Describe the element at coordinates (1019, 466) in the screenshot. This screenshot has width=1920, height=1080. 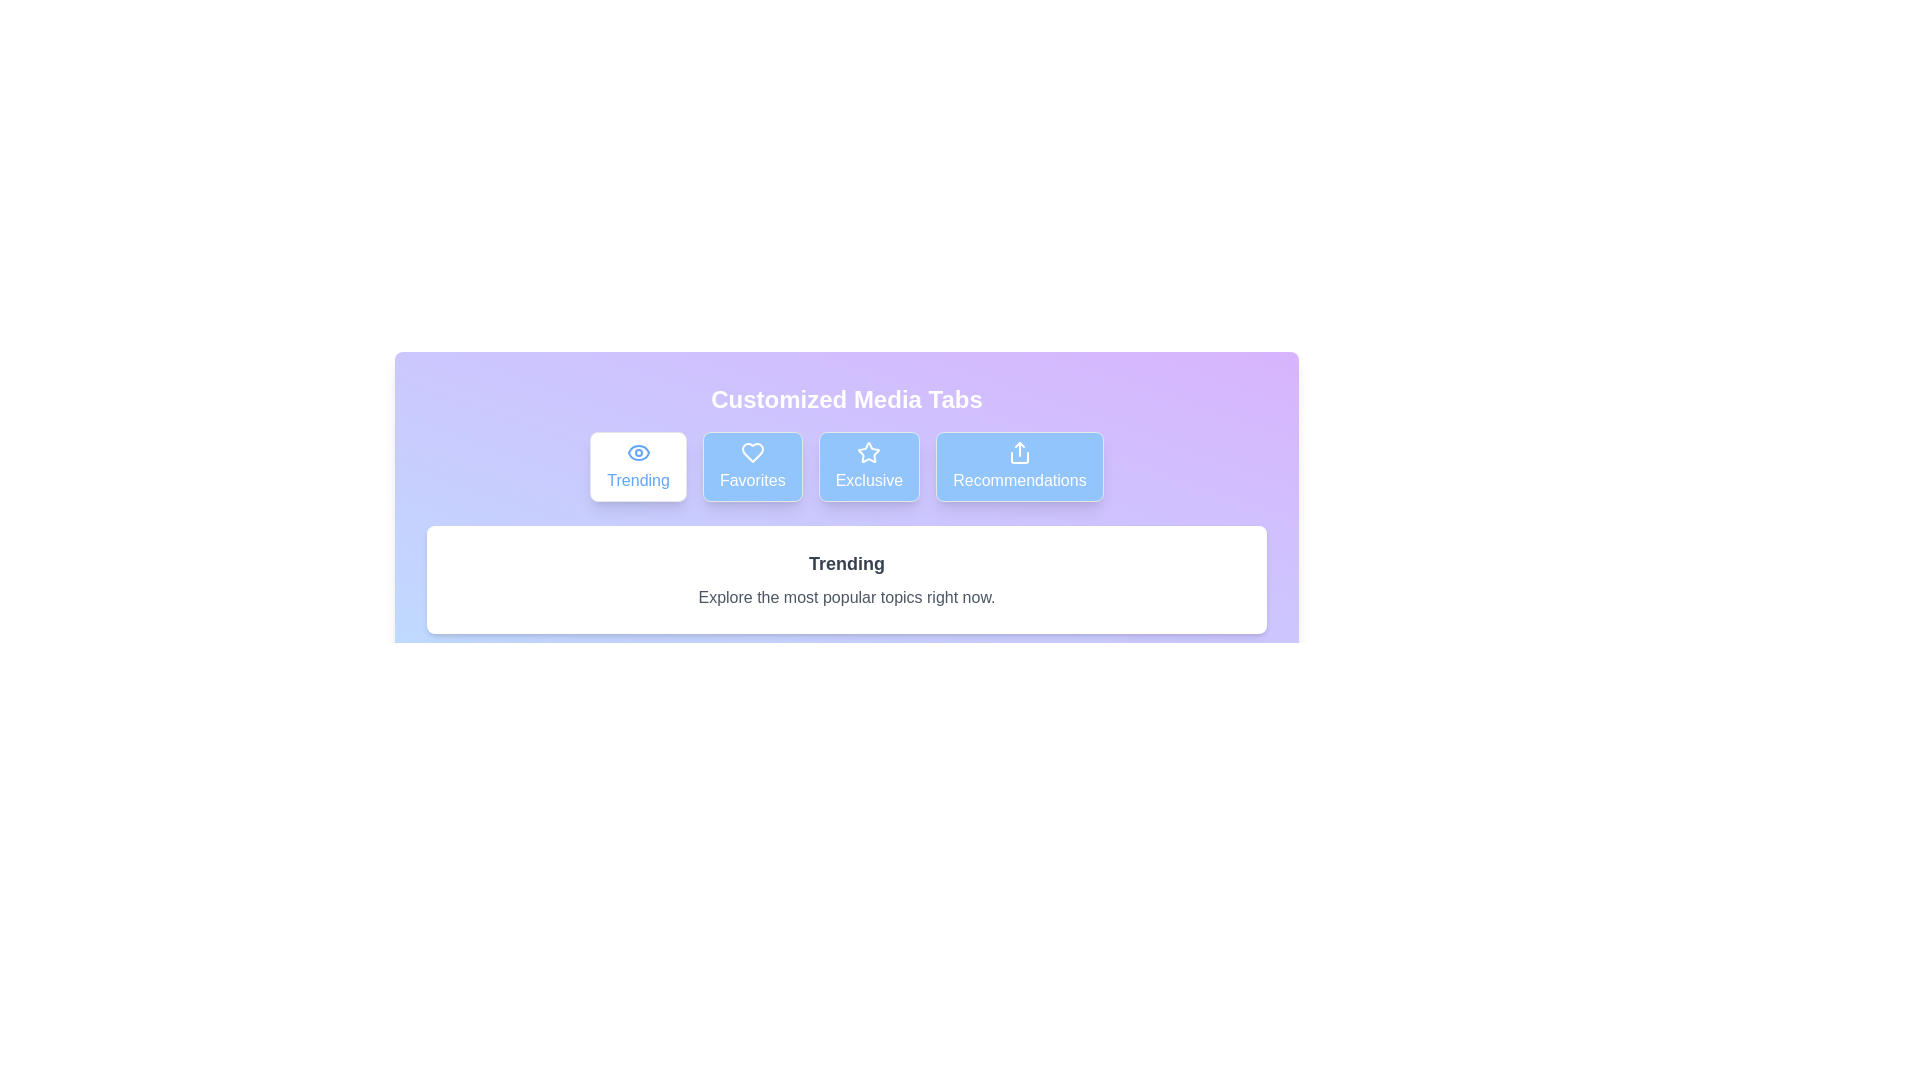
I see `the Recommendations tab` at that location.